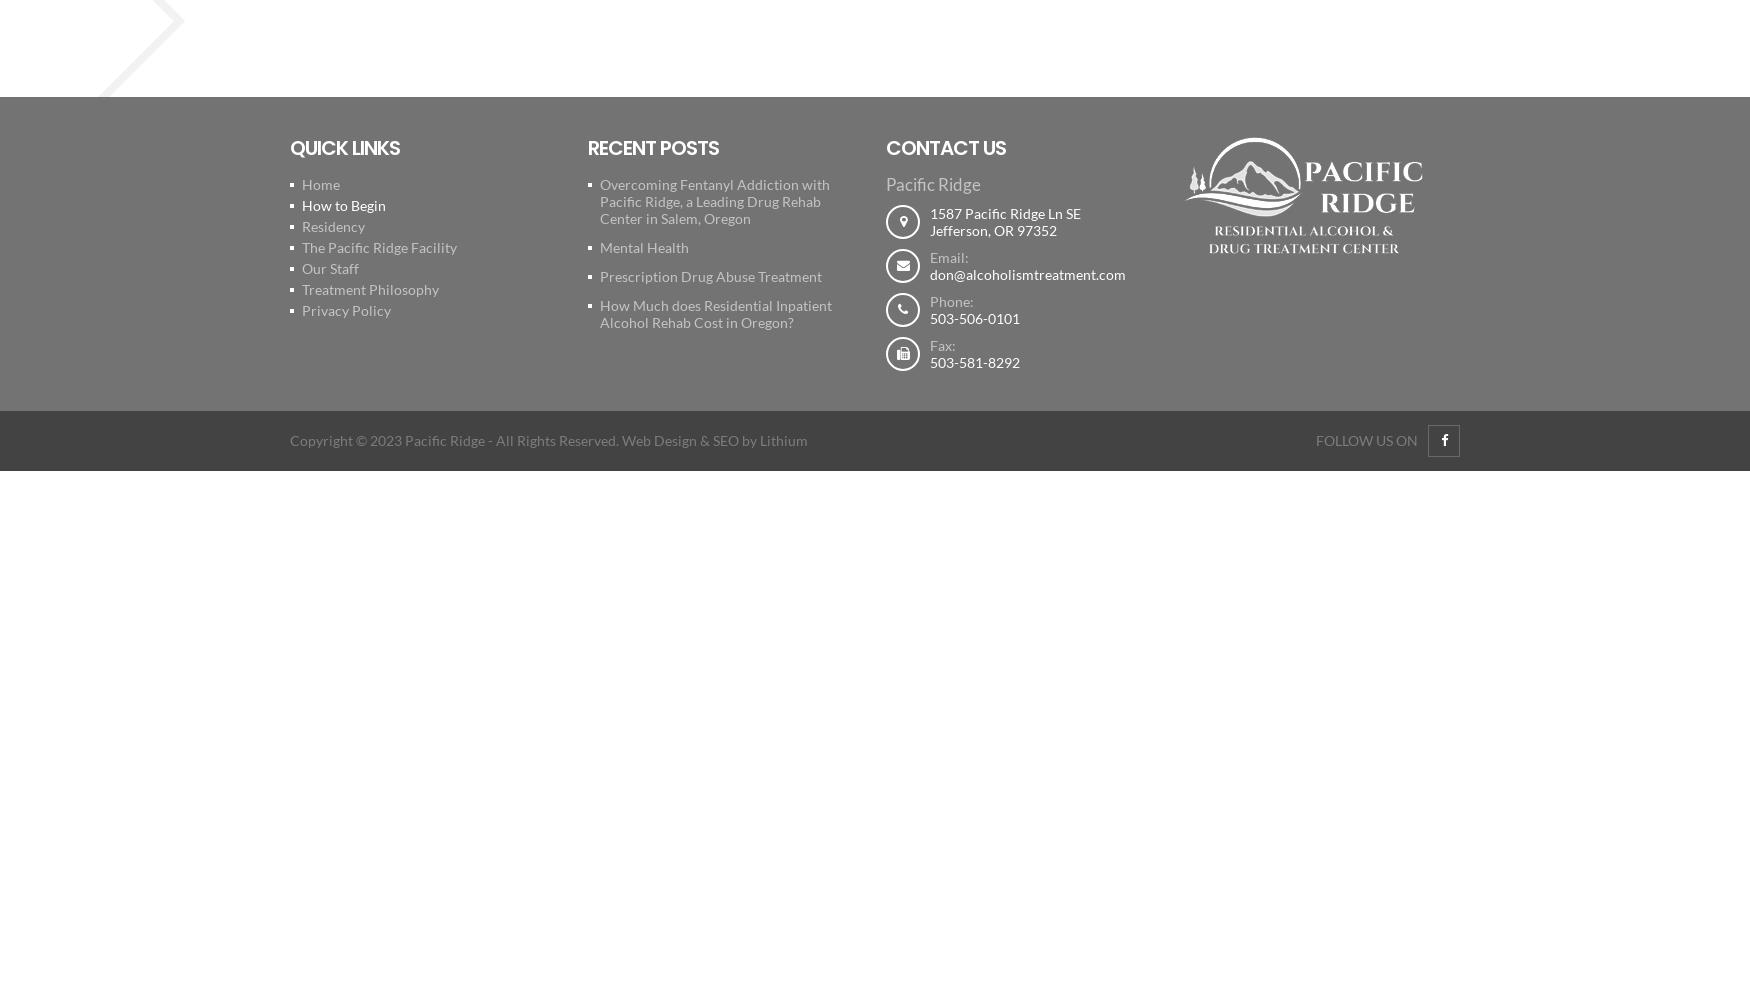  Describe the element at coordinates (301, 204) in the screenshot. I see `'How to Begin'` at that location.